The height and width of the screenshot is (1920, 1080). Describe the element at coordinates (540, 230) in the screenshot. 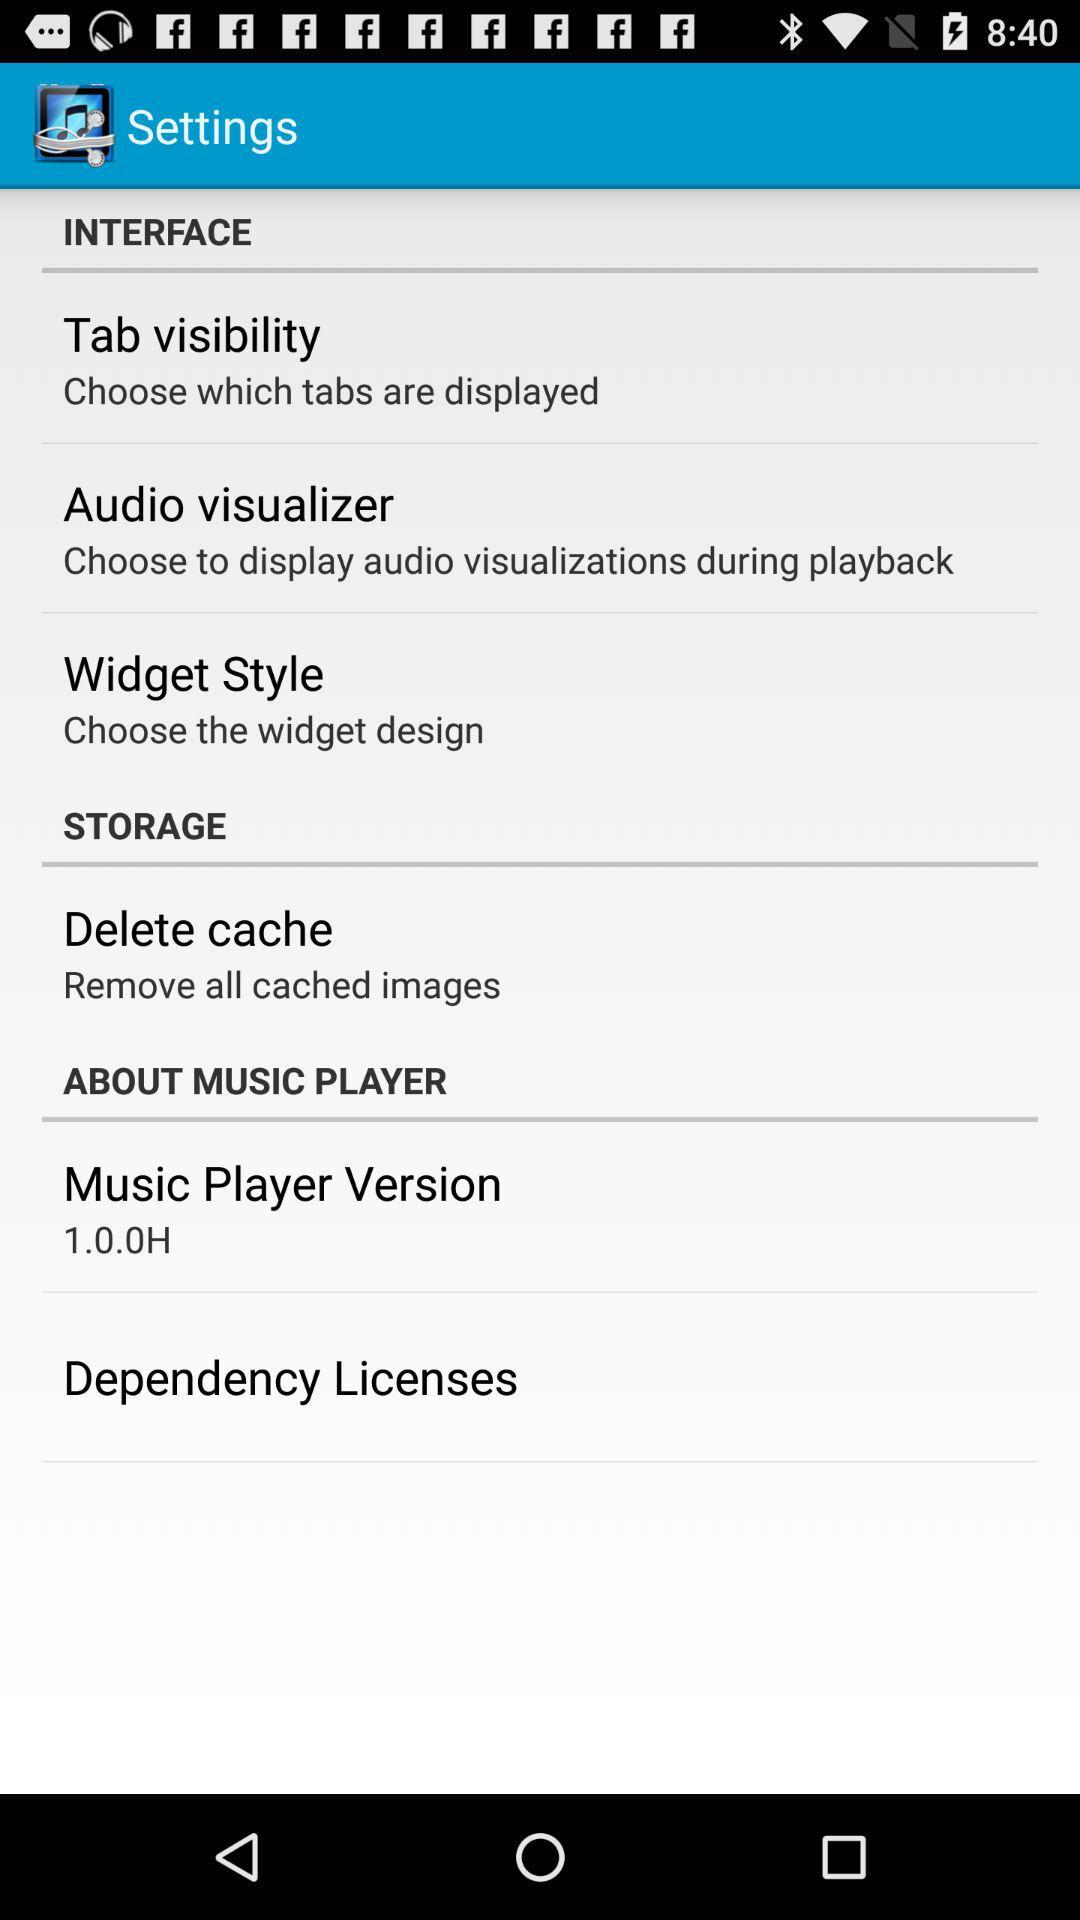

I see `the interface app` at that location.